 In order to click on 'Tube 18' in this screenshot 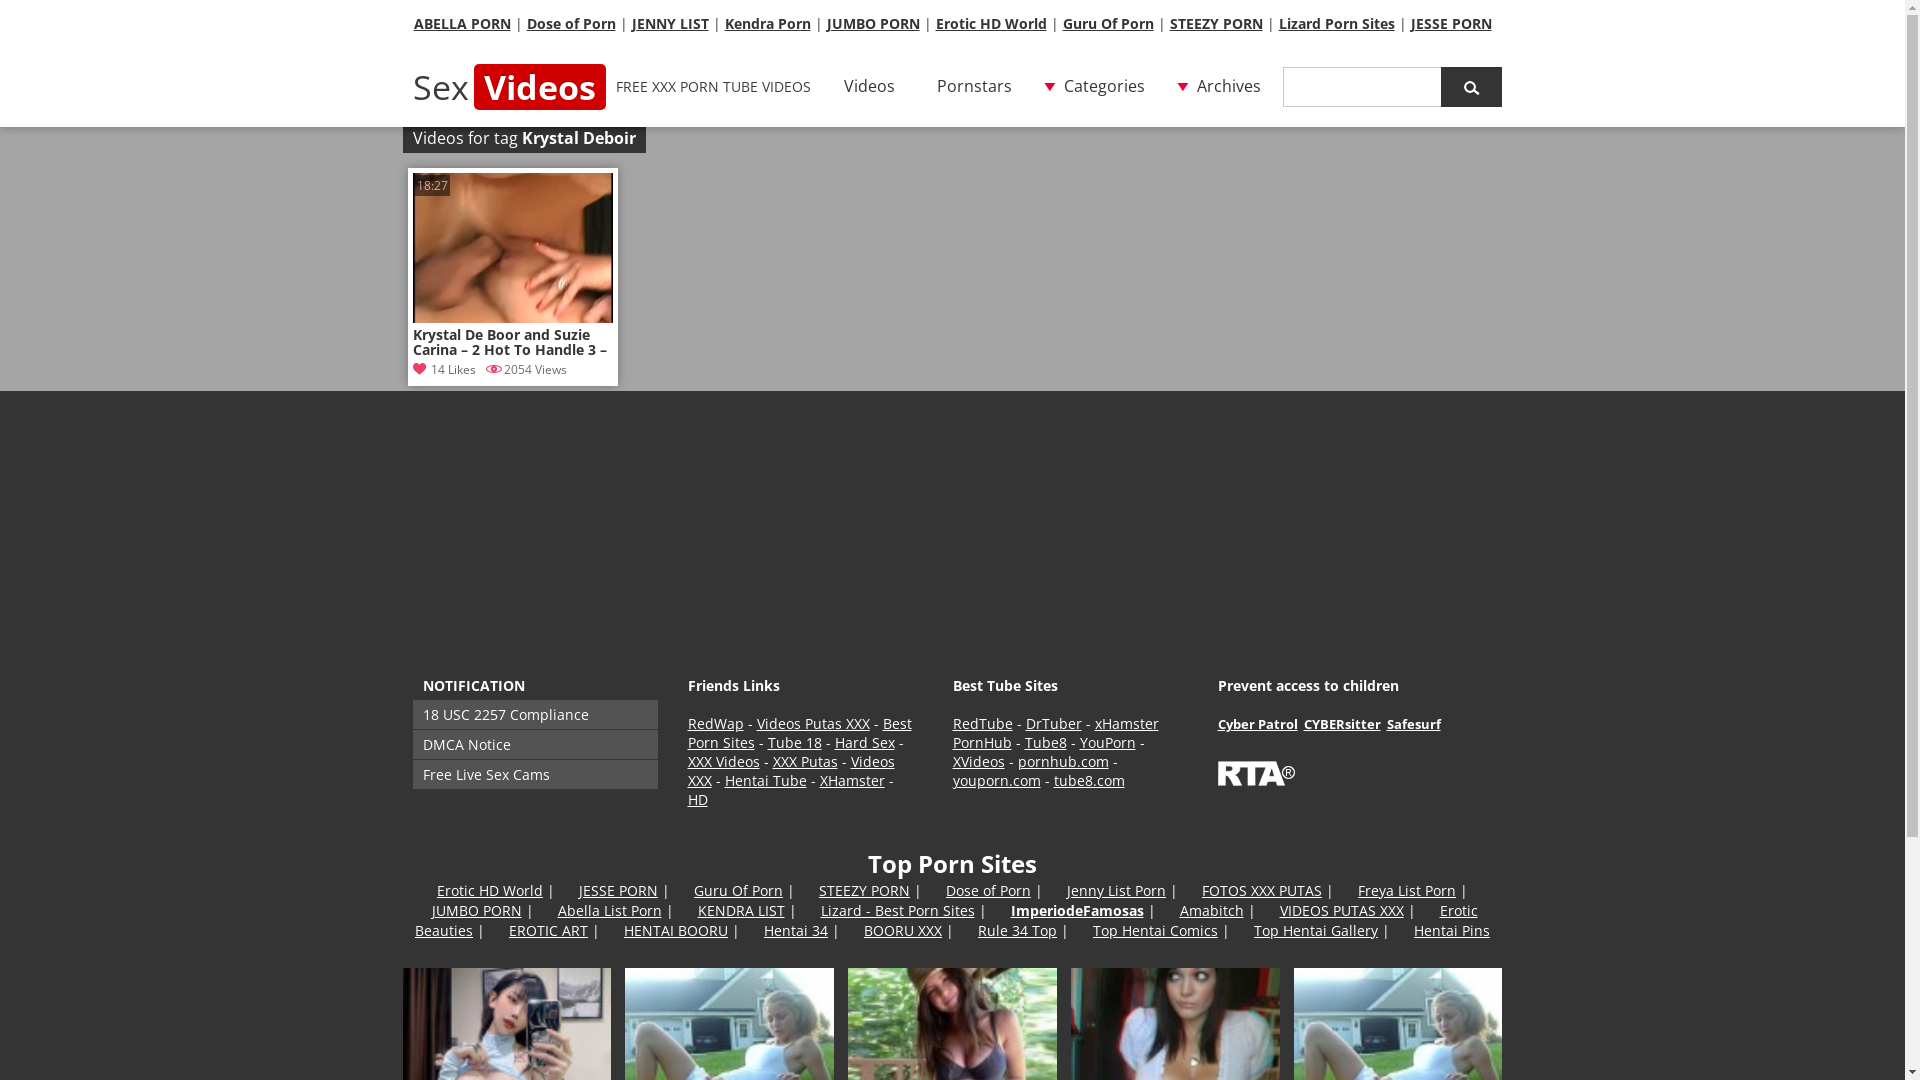, I will do `click(794, 742)`.